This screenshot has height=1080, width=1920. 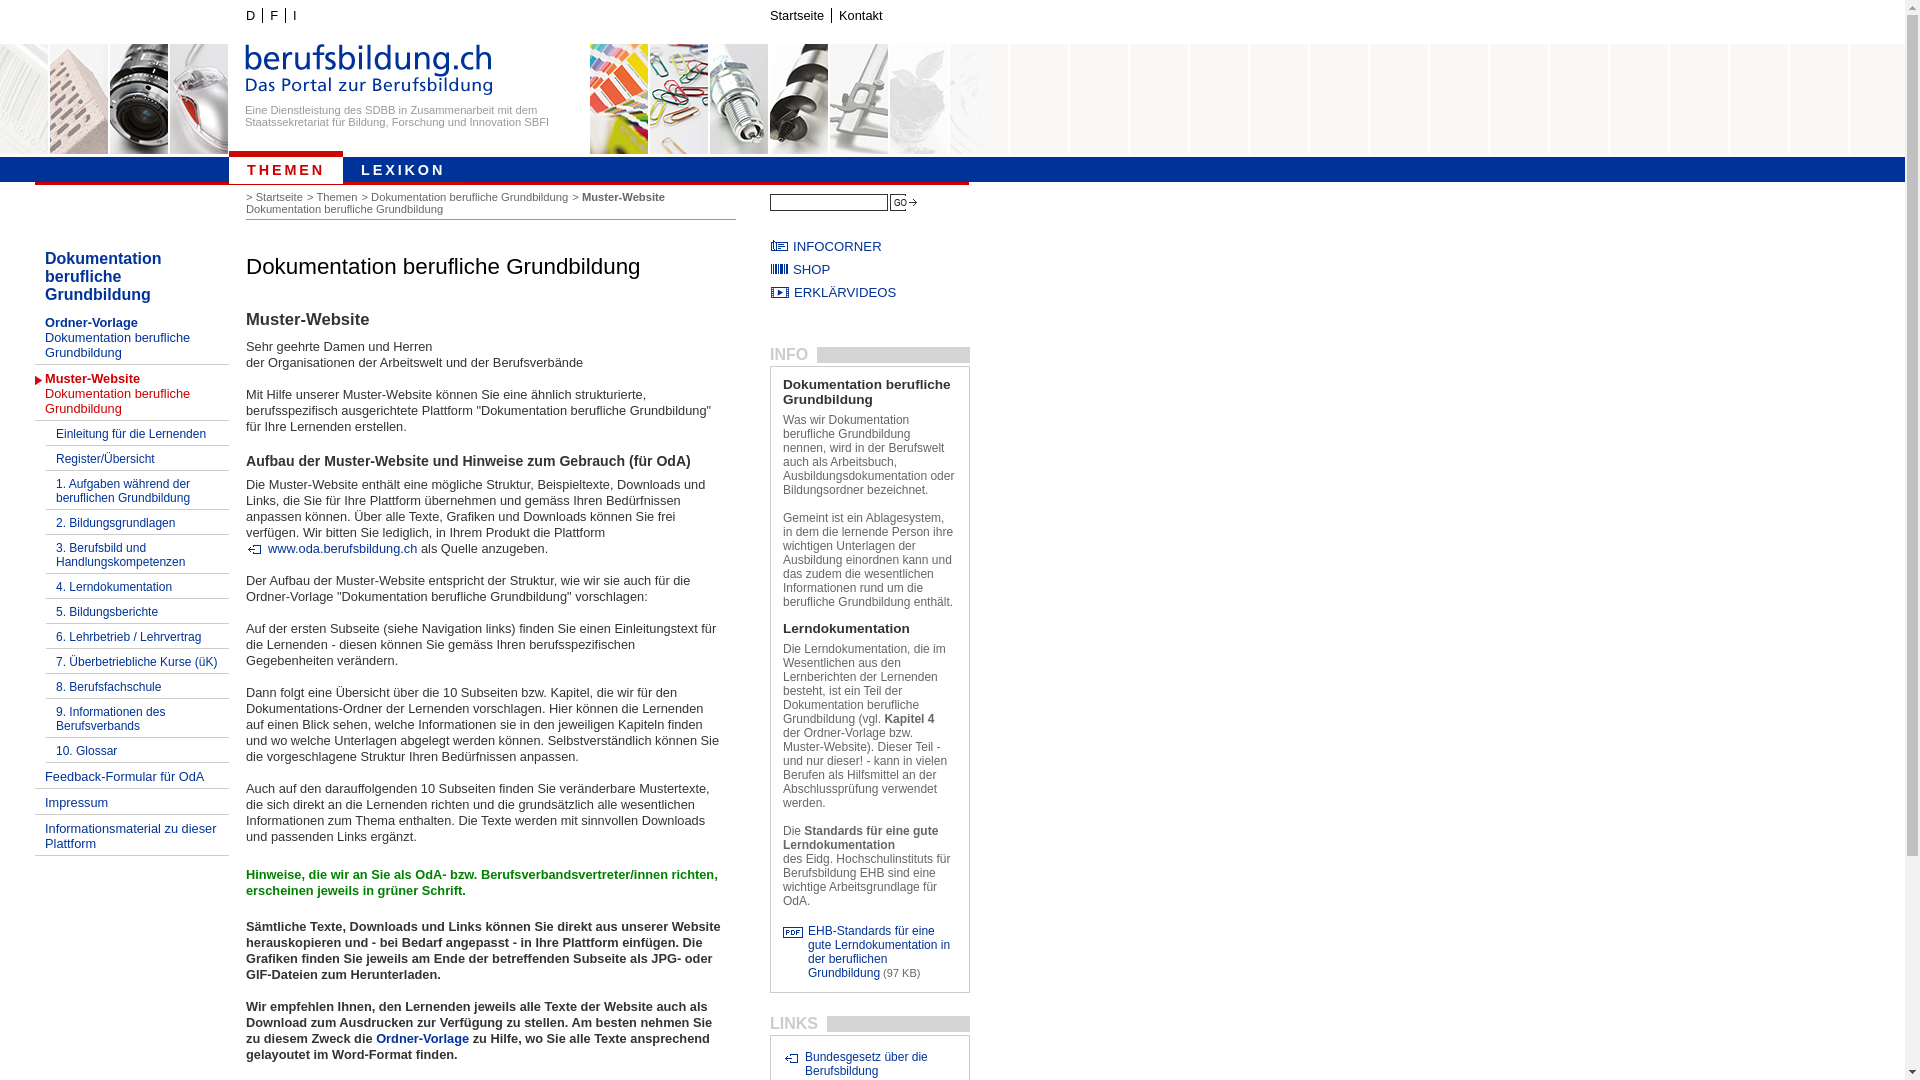 What do you see at coordinates (244, 548) in the screenshot?
I see `'www.oda.berufsbildung.ch'` at bounding box center [244, 548].